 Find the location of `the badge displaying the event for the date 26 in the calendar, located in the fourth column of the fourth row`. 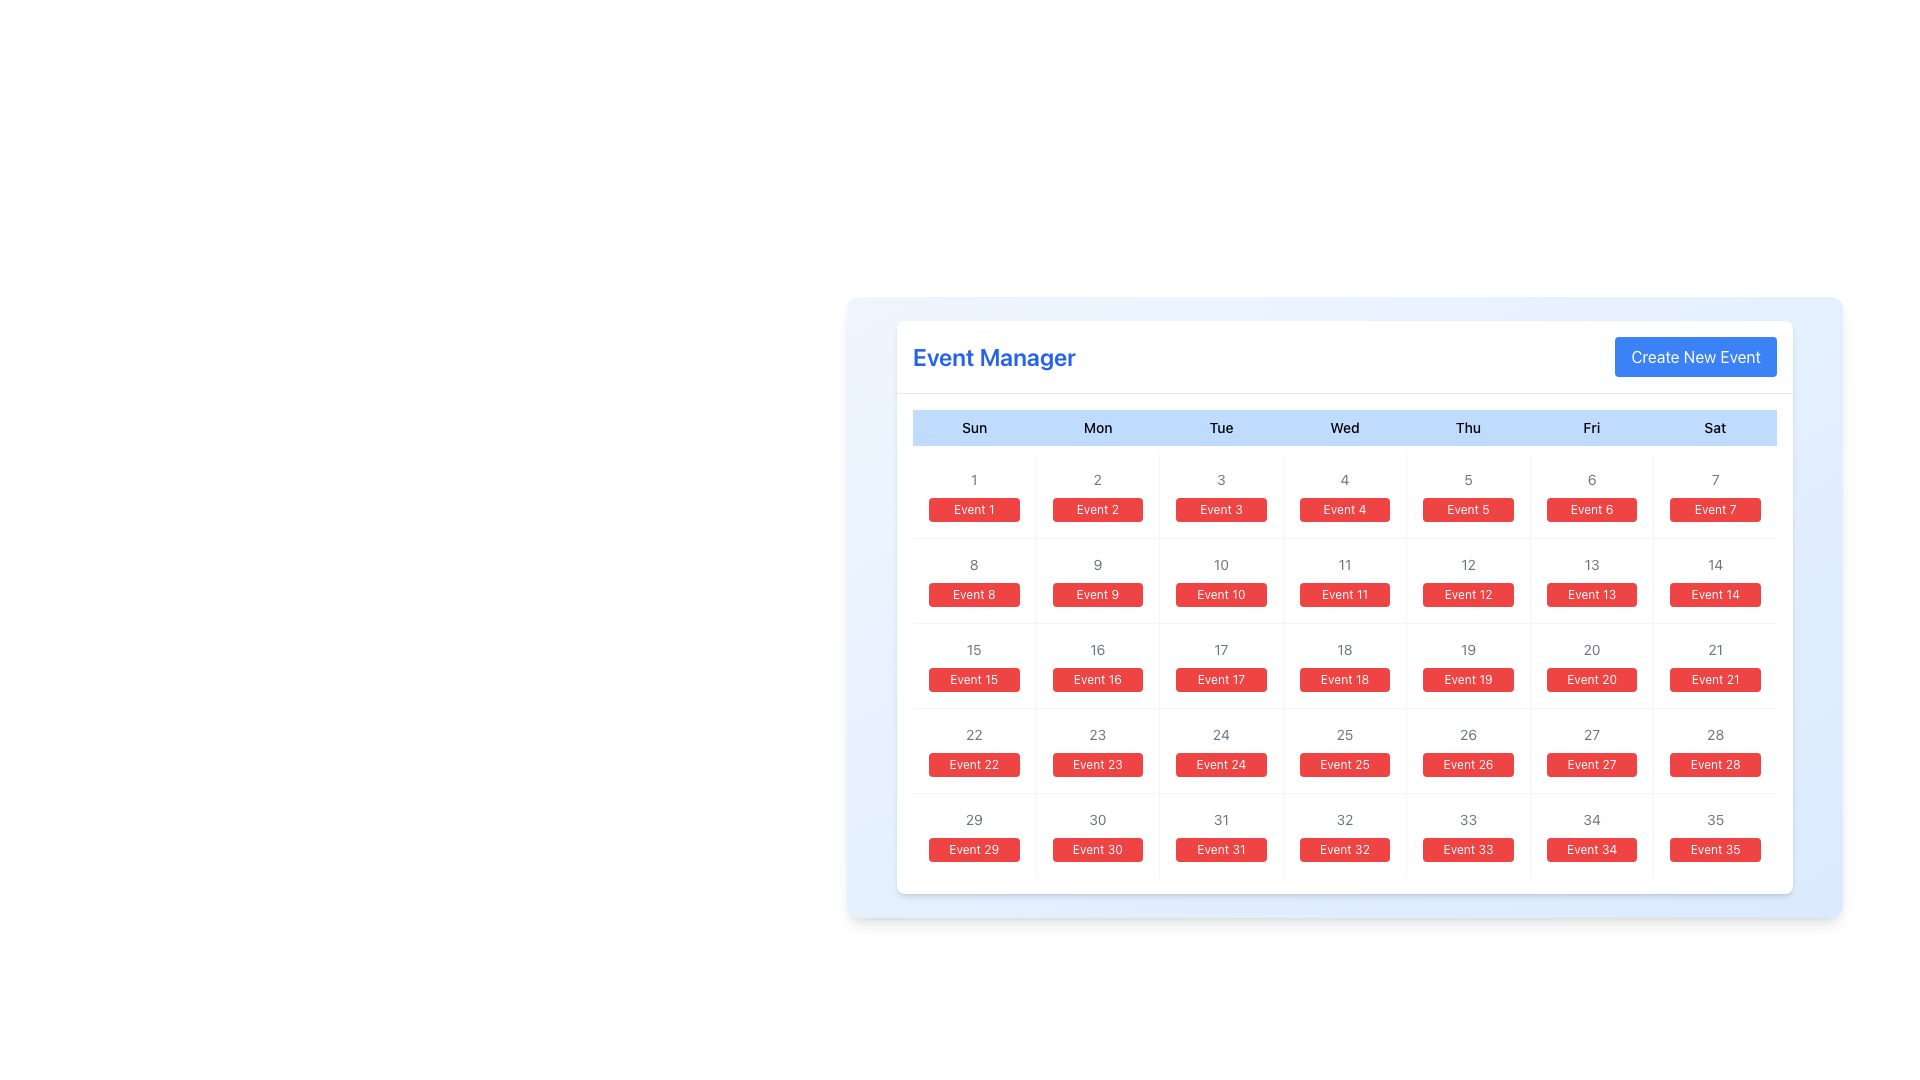

the badge displaying the event for the date 26 in the calendar, located in the fourth column of the fourth row is located at coordinates (1468, 764).